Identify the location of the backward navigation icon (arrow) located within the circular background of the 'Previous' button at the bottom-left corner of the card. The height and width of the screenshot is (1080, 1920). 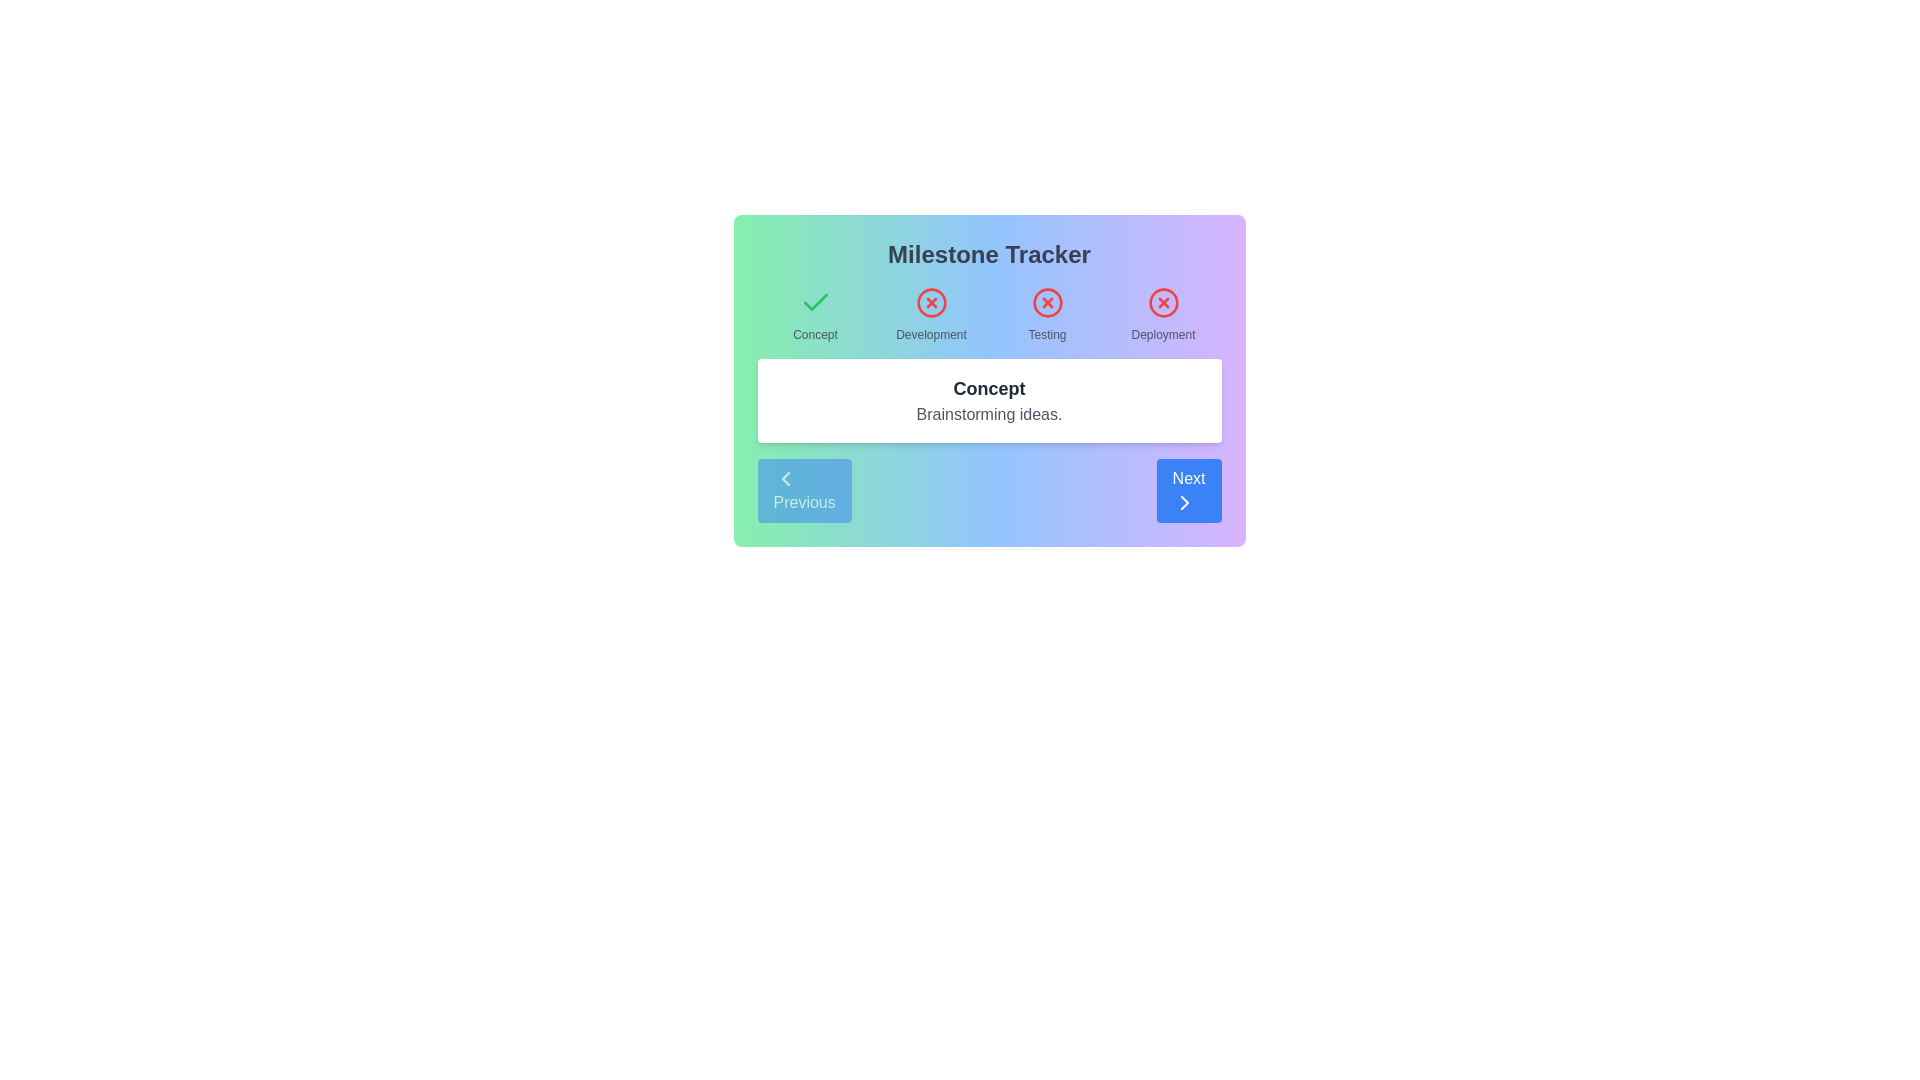
(784, 478).